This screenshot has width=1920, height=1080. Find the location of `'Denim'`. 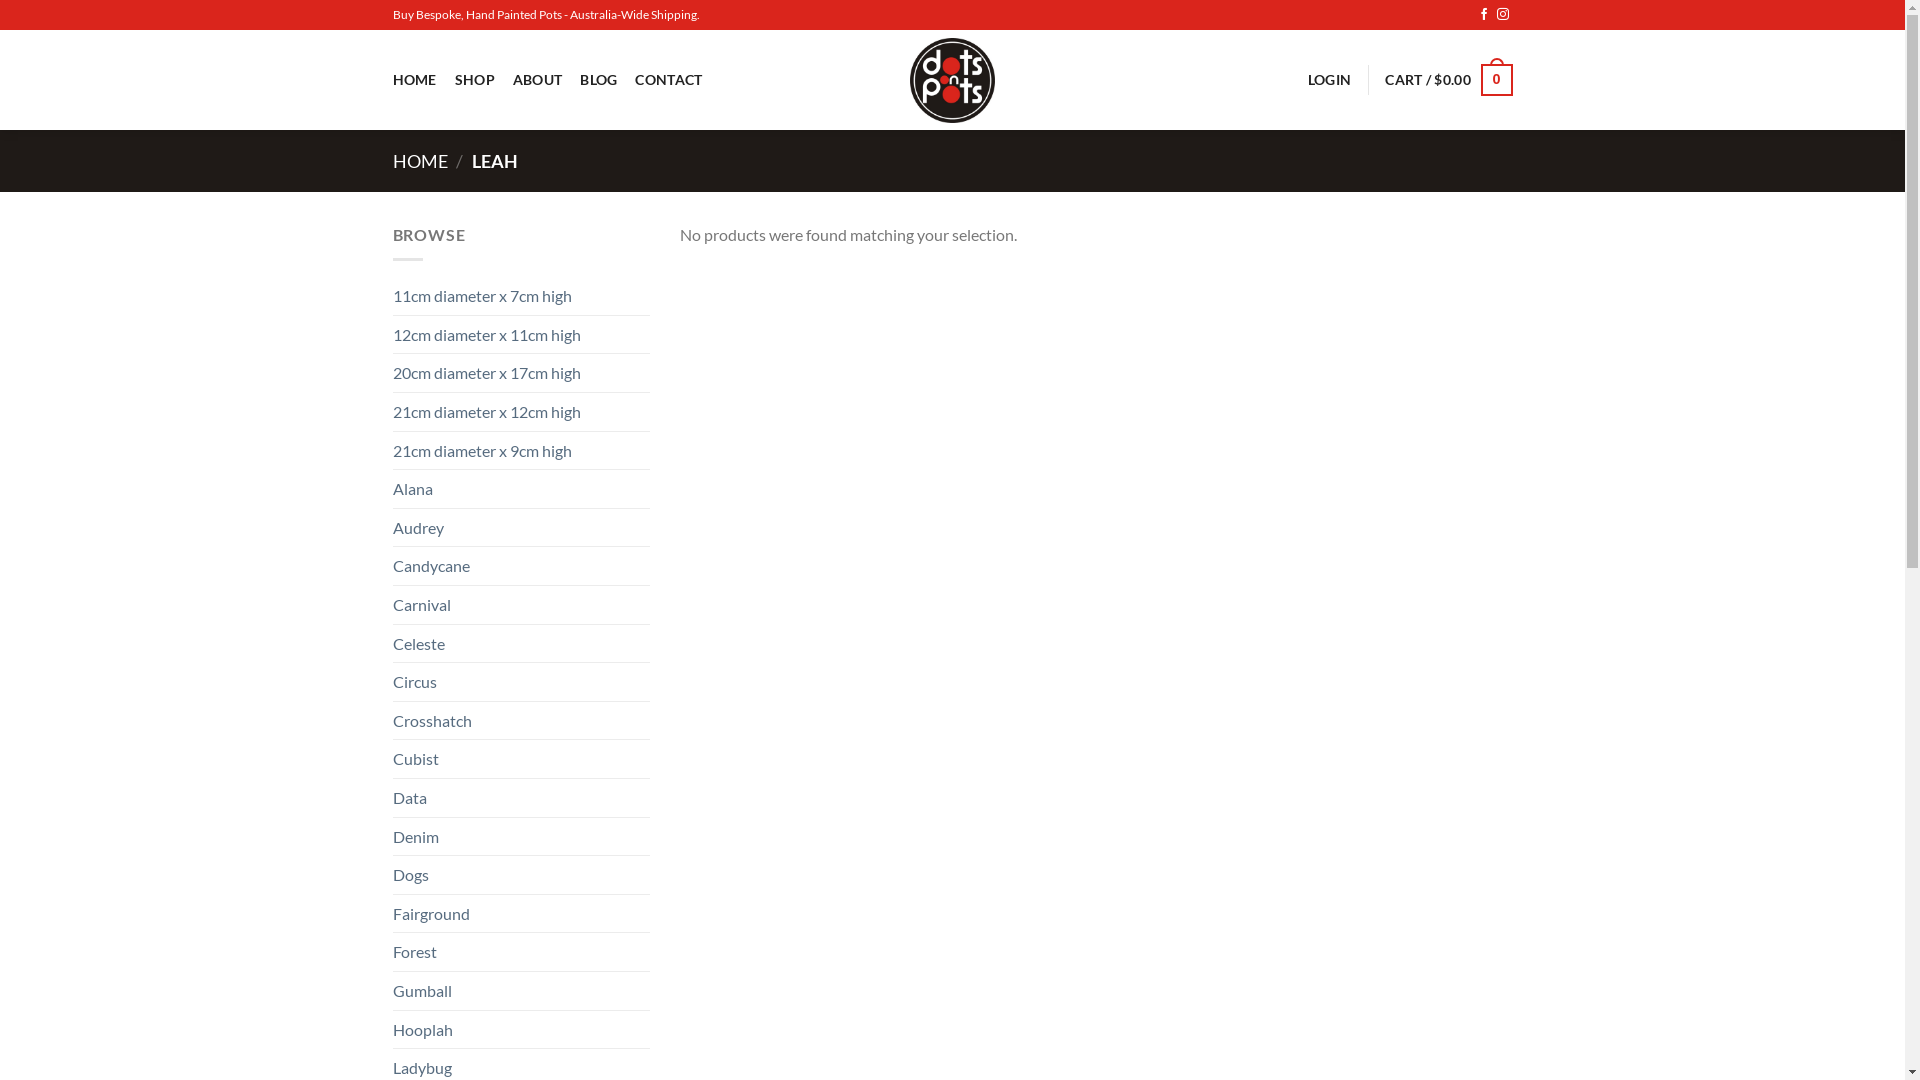

'Denim' is located at coordinates (521, 837).